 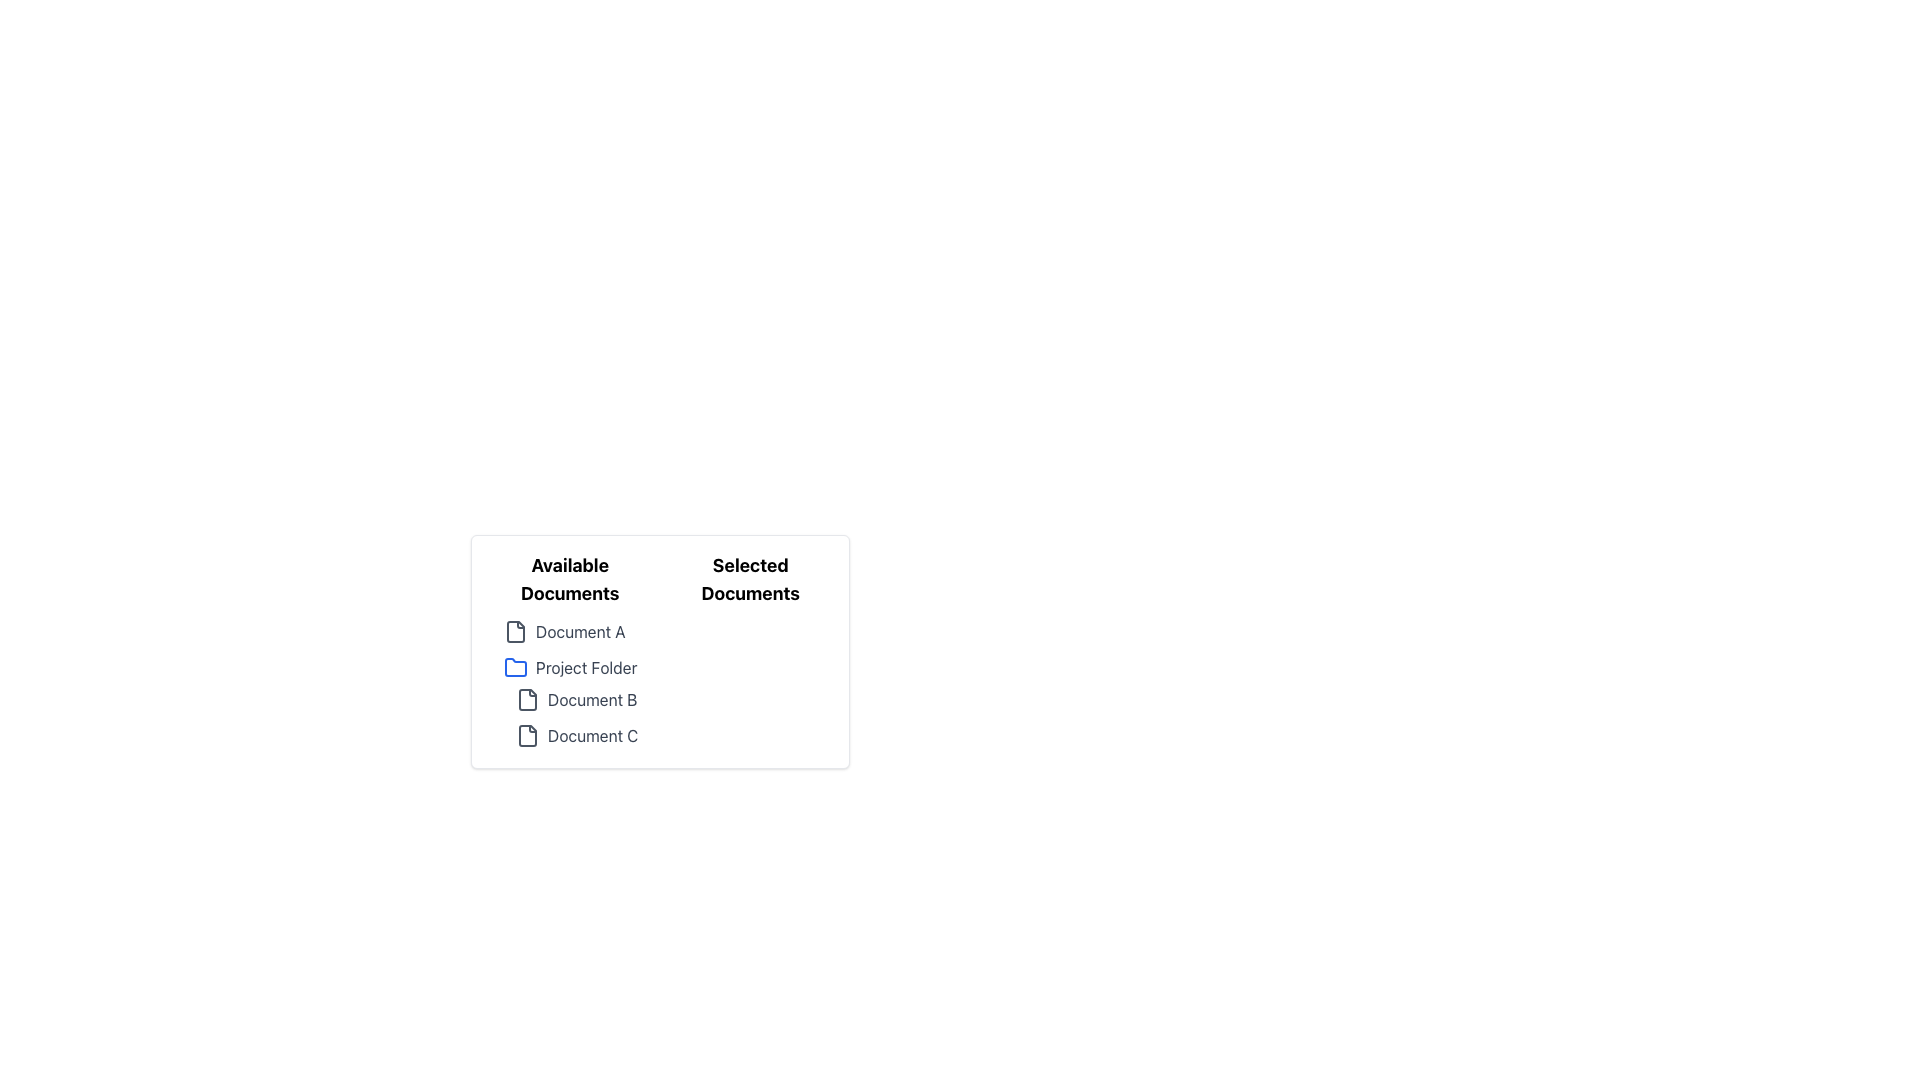 I want to click on the text label displaying 'Document A' which is styled in gray and located within the list under 'Available Documents', so click(x=579, y=632).